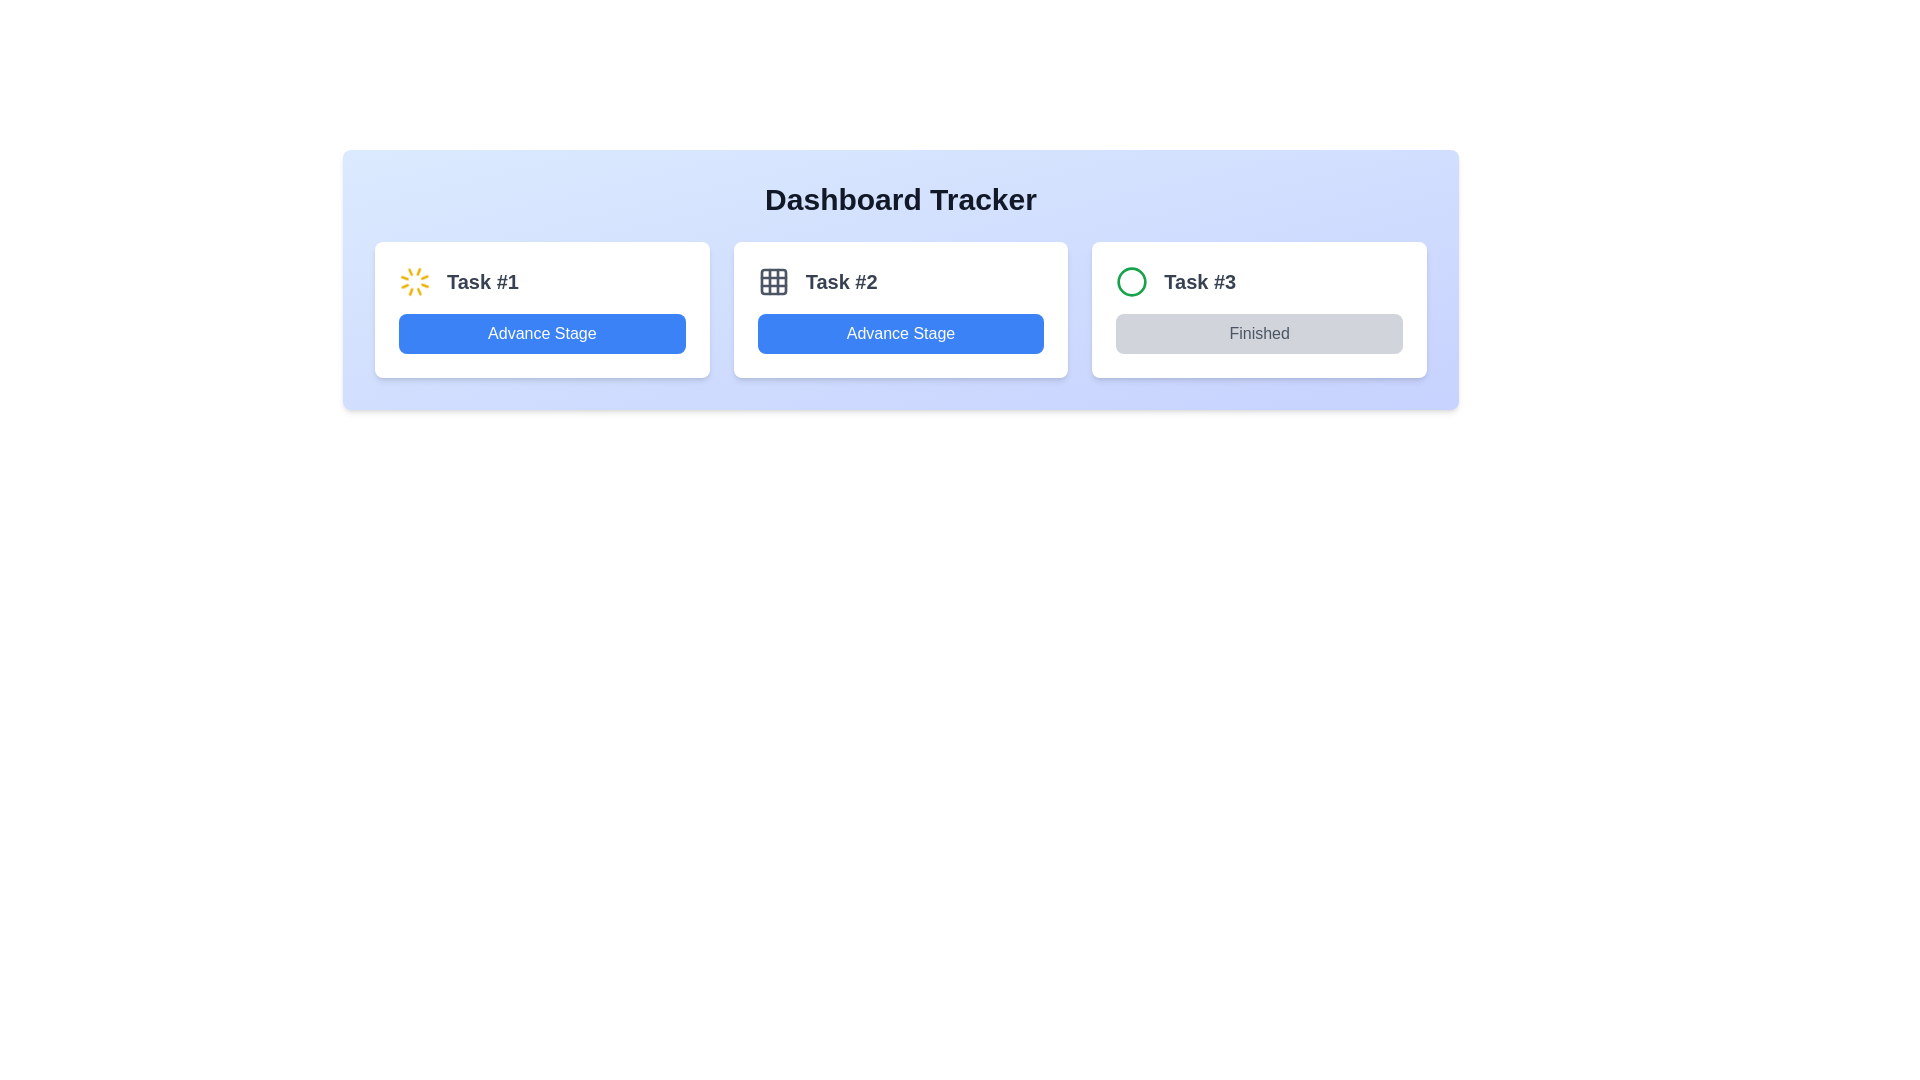 This screenshot has width=1920, height=1080. What do you see at coordinates (542, 309) in the screenshot?
I see `the actionable button on the first task card in the dashboard interface to advance the task's stage` at bounding box center [542, 309].